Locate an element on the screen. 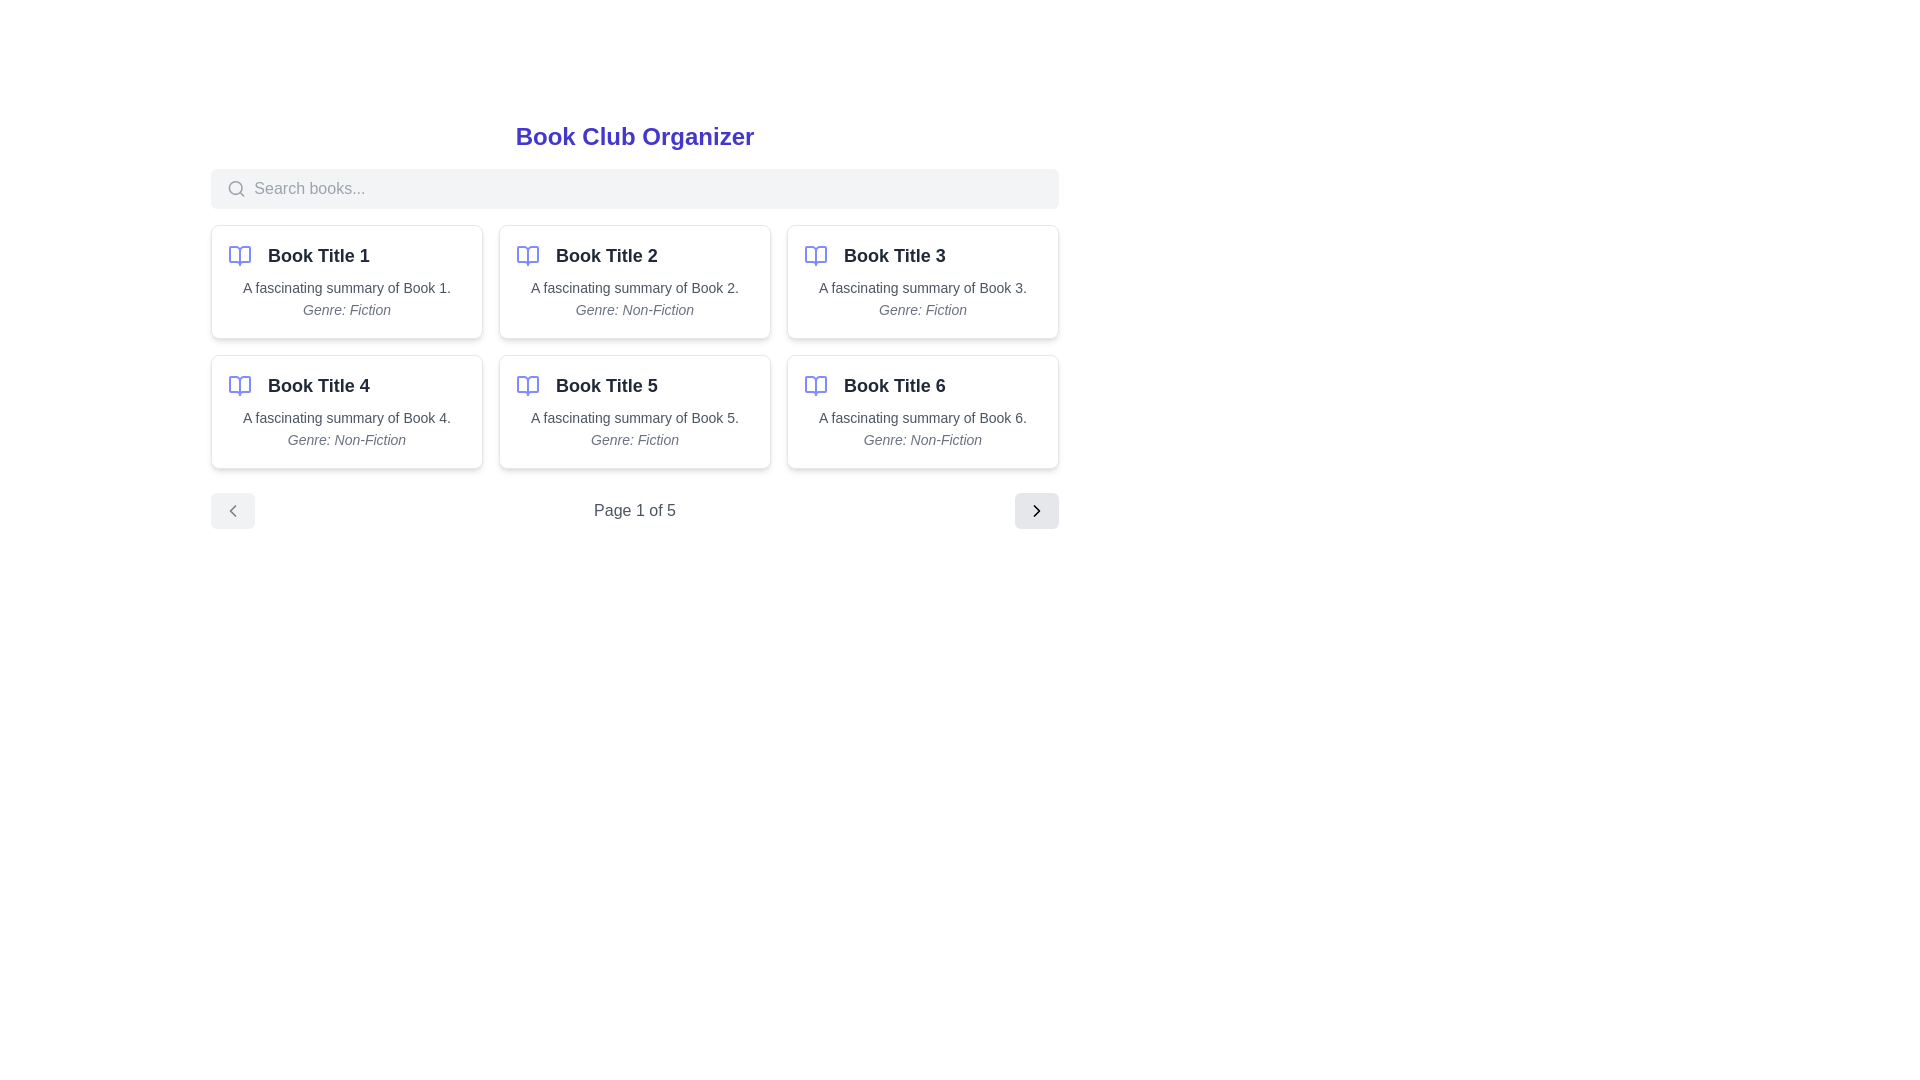  the title of the book is located at coordinates (633, 385).